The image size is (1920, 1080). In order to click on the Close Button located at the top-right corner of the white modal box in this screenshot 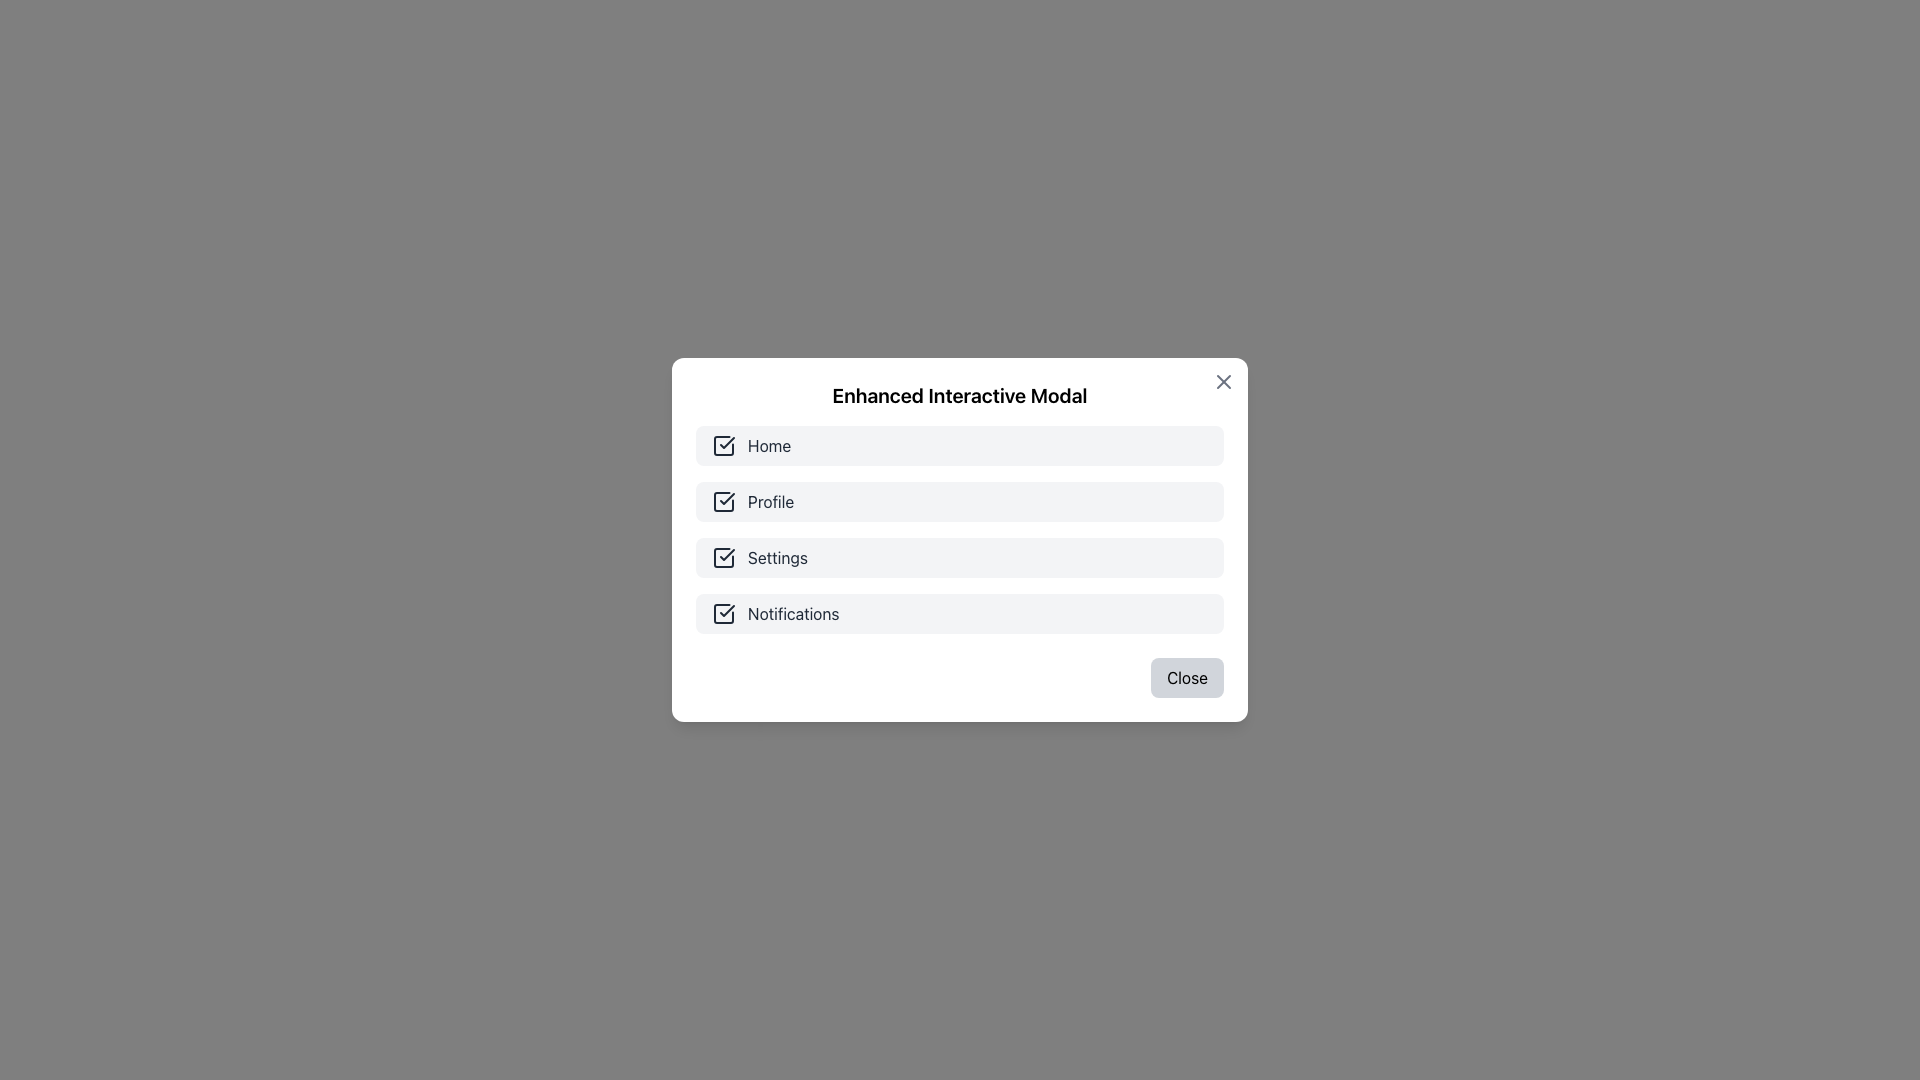, I will do `click(1223, 381)`.